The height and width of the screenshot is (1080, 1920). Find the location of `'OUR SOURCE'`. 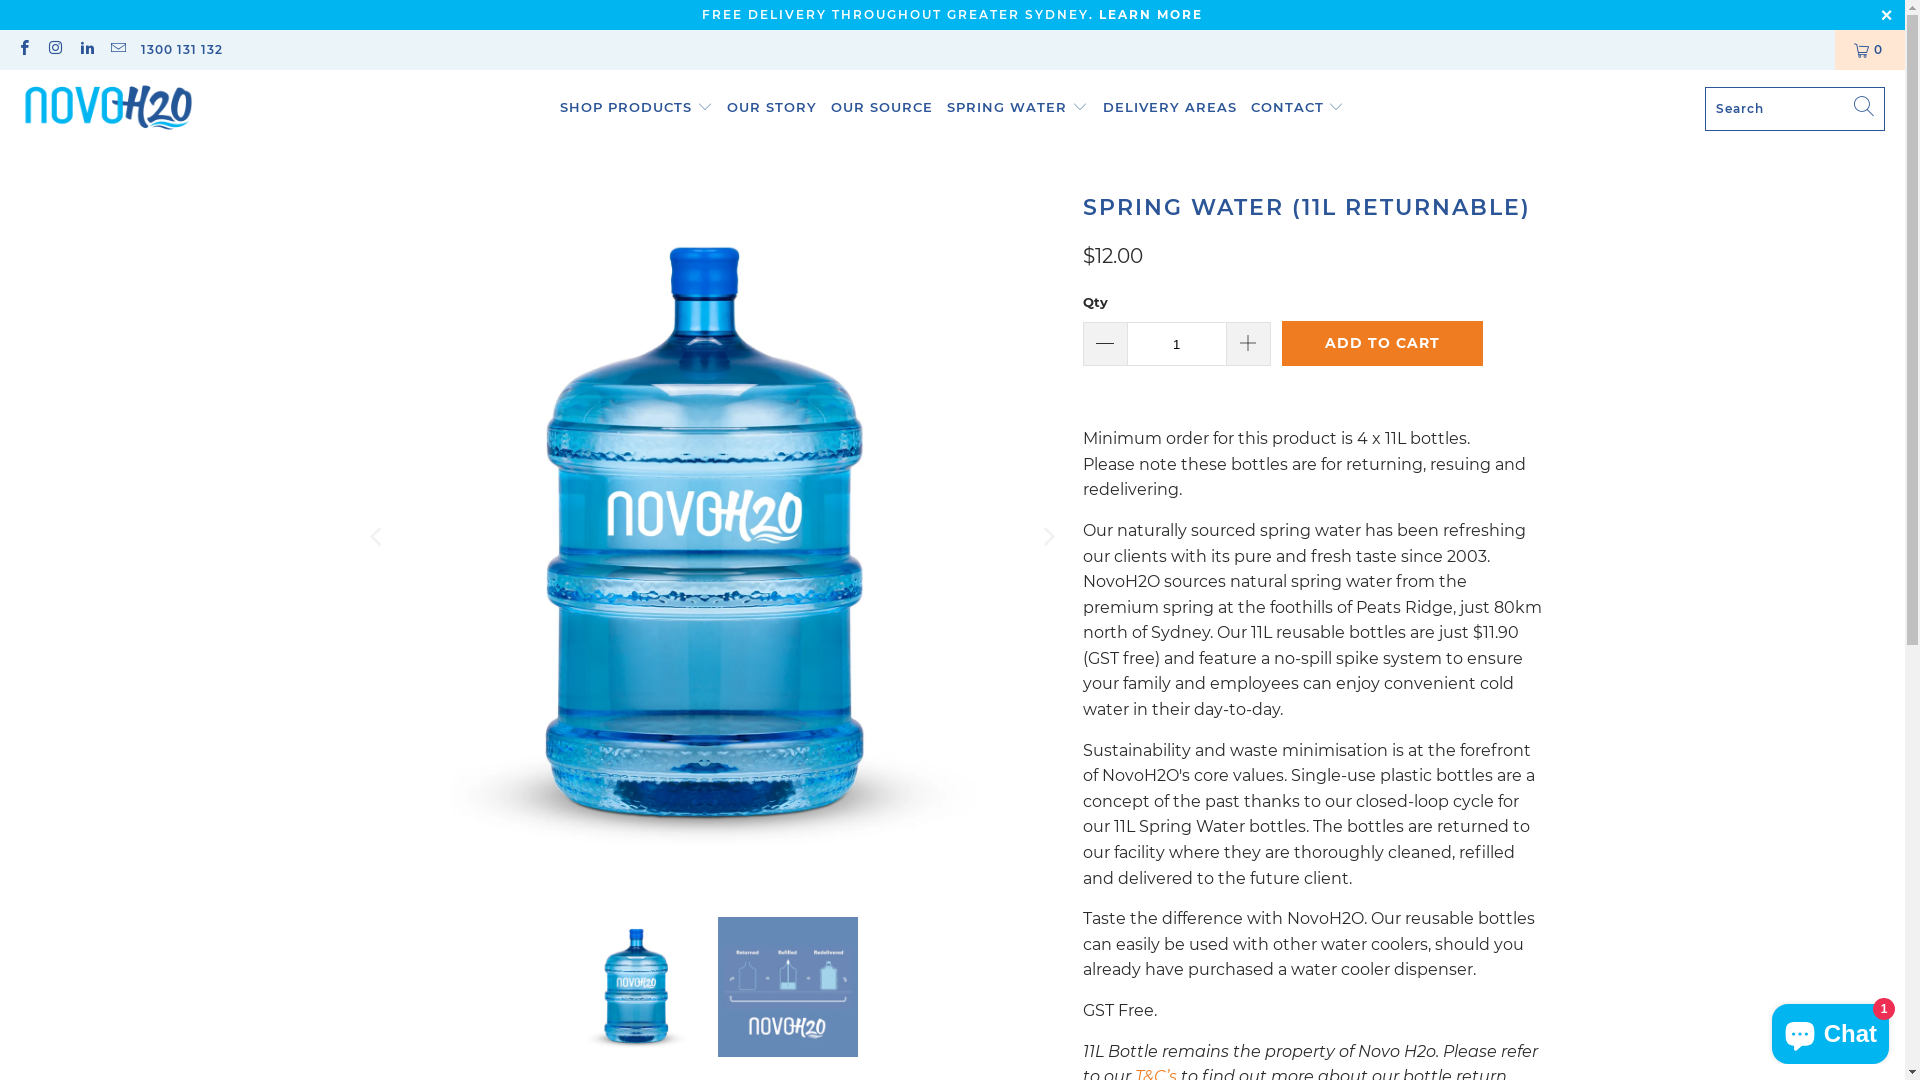

'OUR SOURCE' is located at coordinates (881, 108).